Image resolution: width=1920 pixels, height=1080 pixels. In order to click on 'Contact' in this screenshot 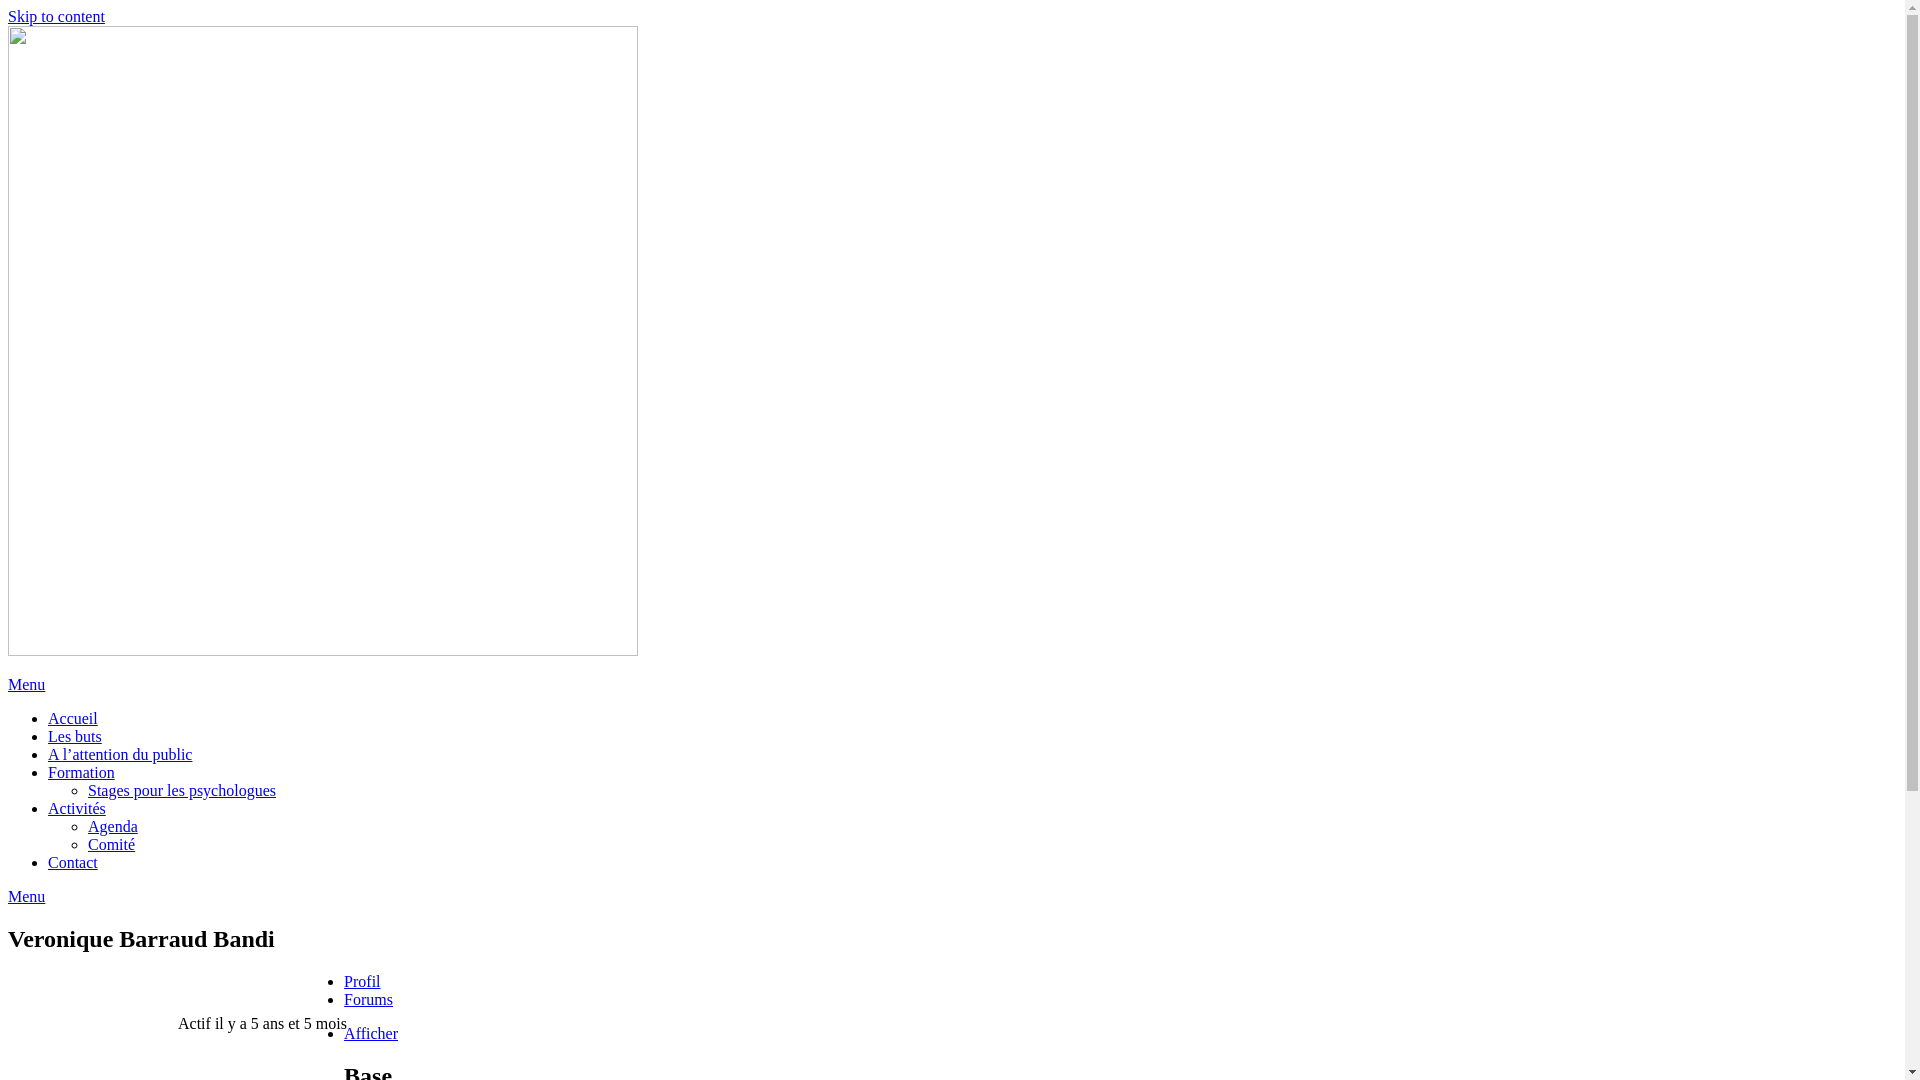, I will do `click(72, 861)`.